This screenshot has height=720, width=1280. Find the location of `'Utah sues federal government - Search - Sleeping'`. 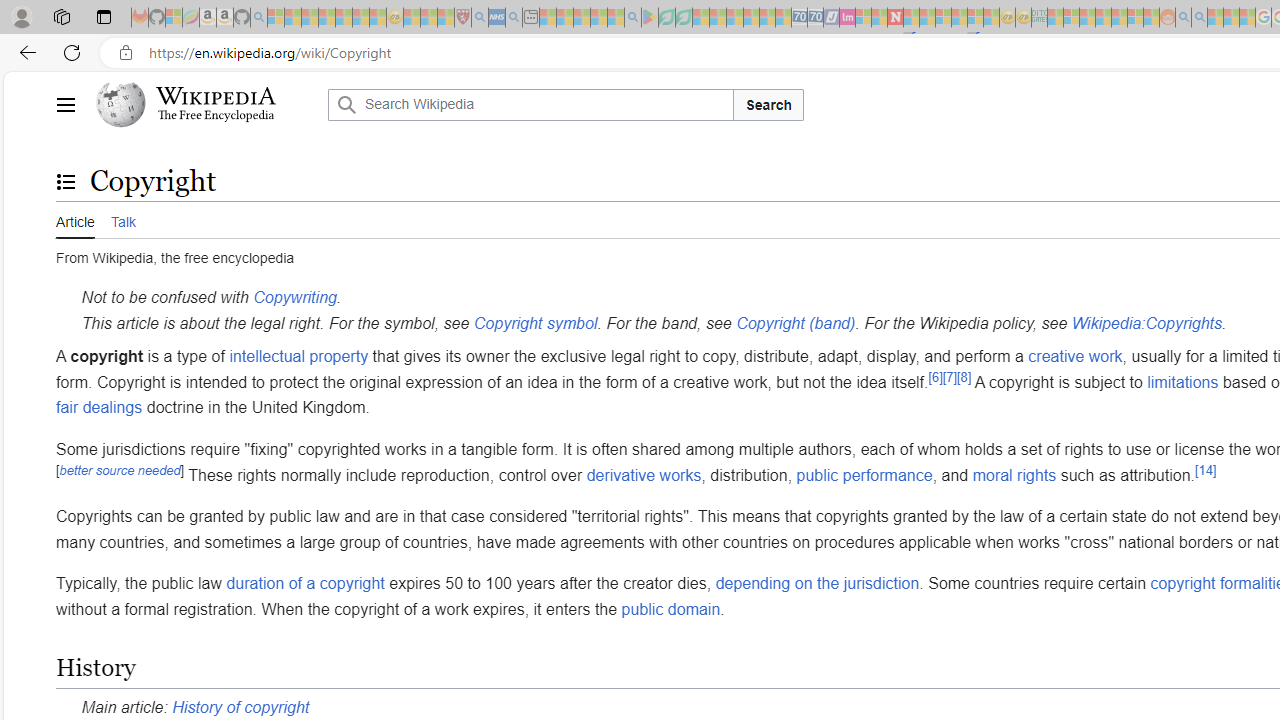

'Utah sues federal government - Search - Sleeping' is located at coordinates (1199, 17).